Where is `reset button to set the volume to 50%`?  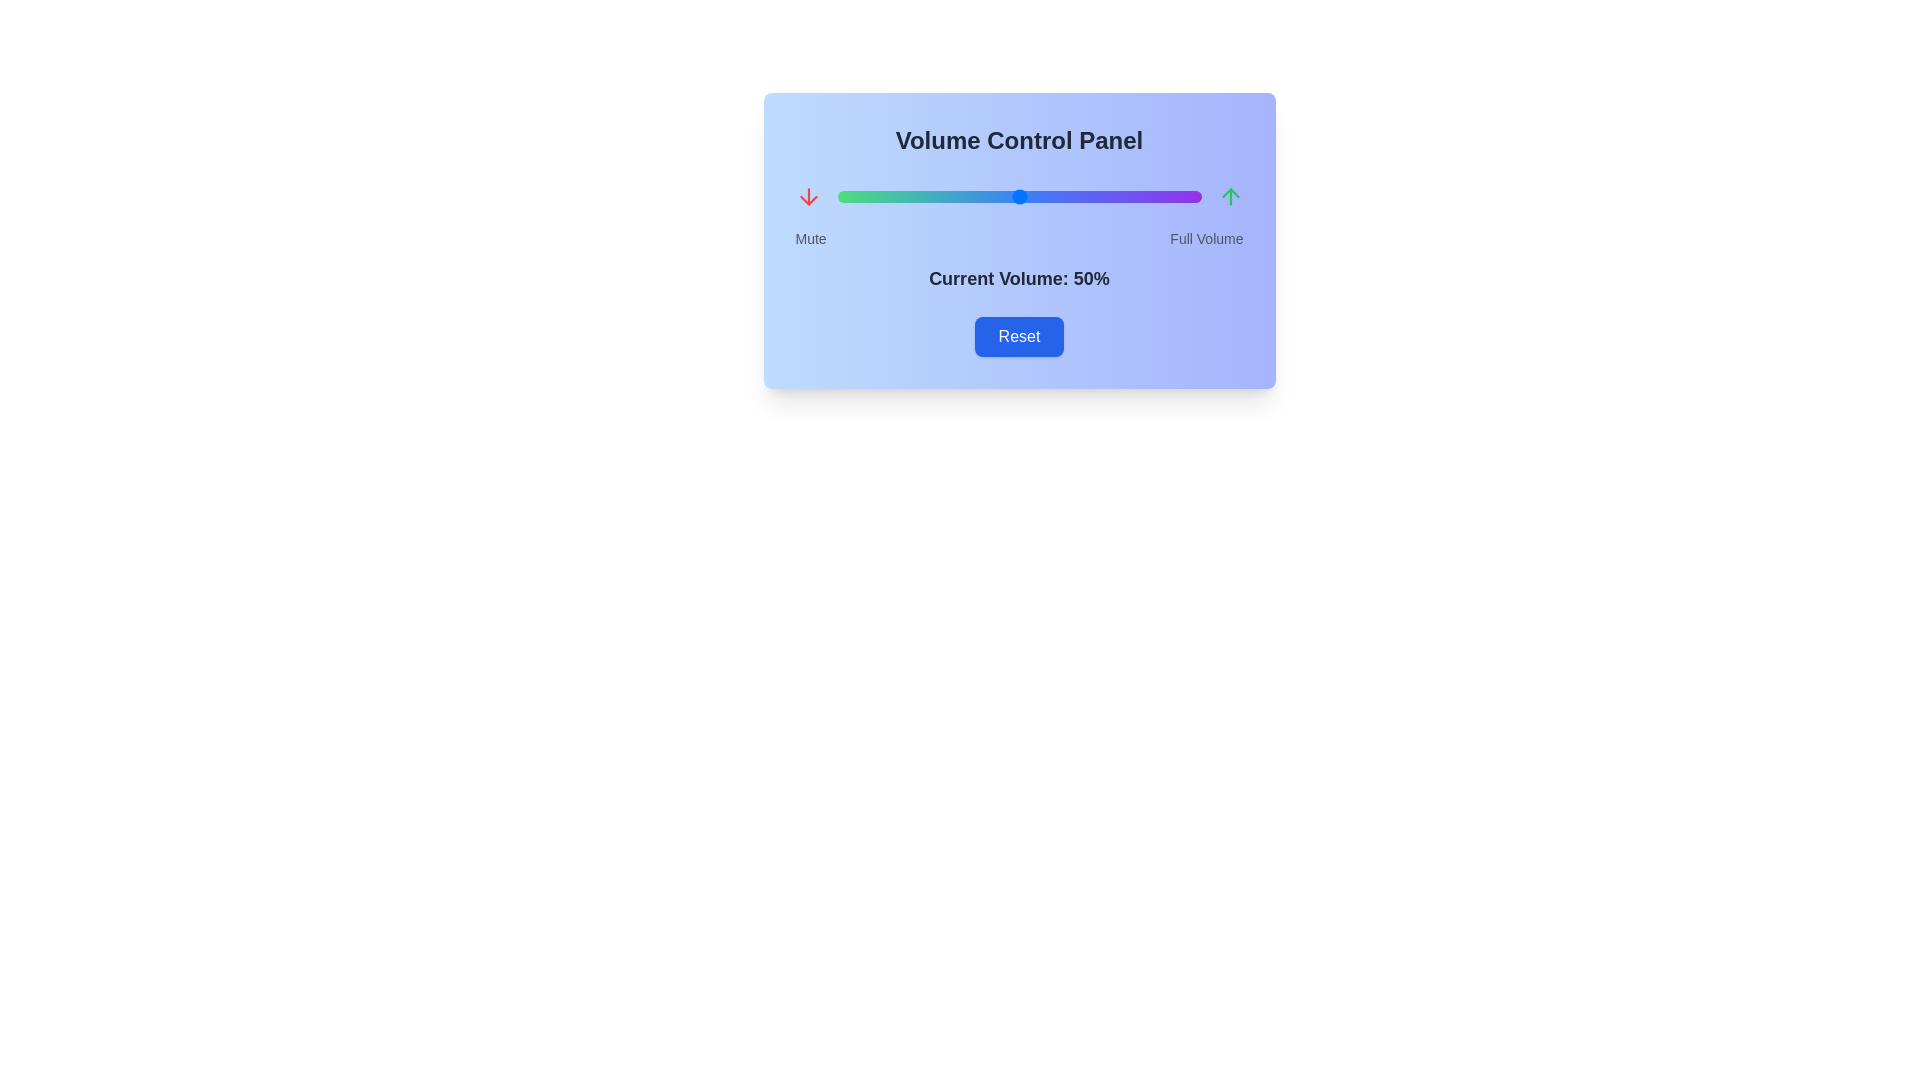 reset button to set the volume to 50% is located at coordinates (1019, 335).